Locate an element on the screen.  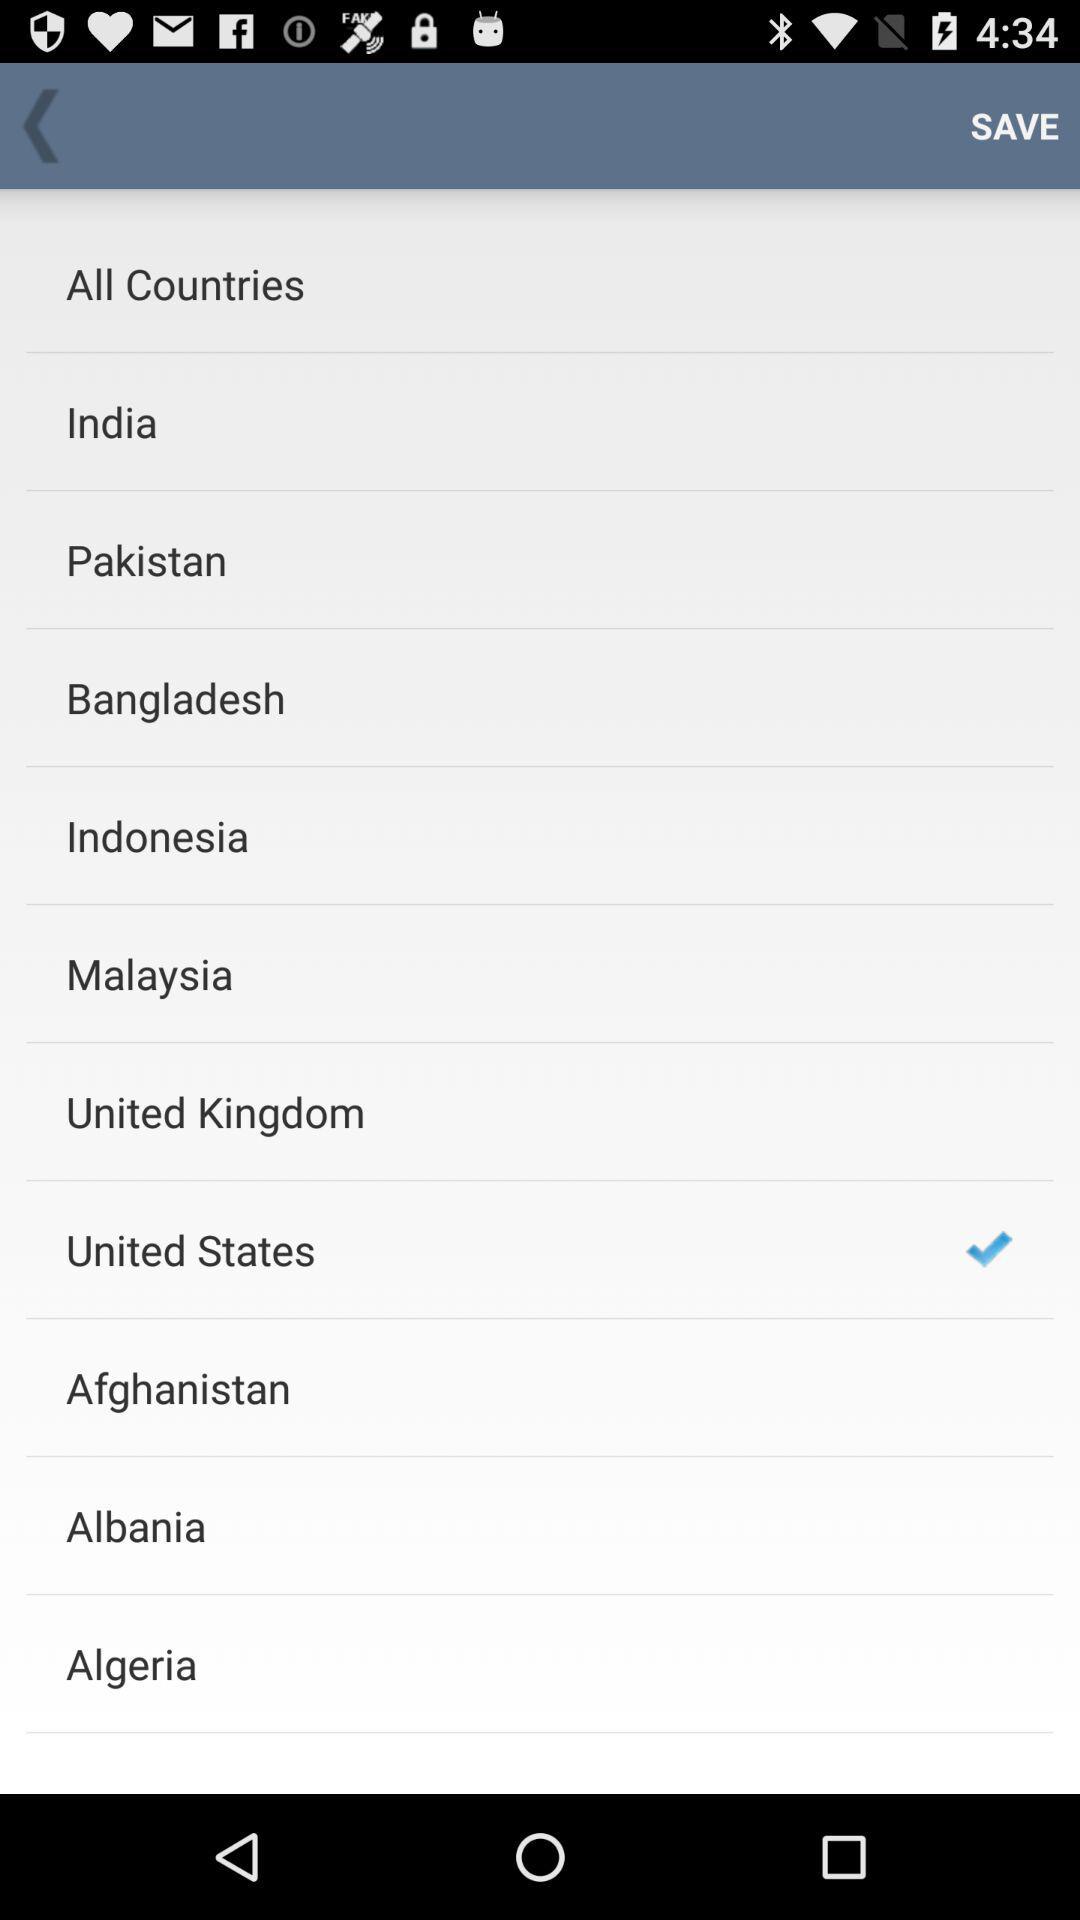
the item above the united states icon is located at coordinates (489, 1110).